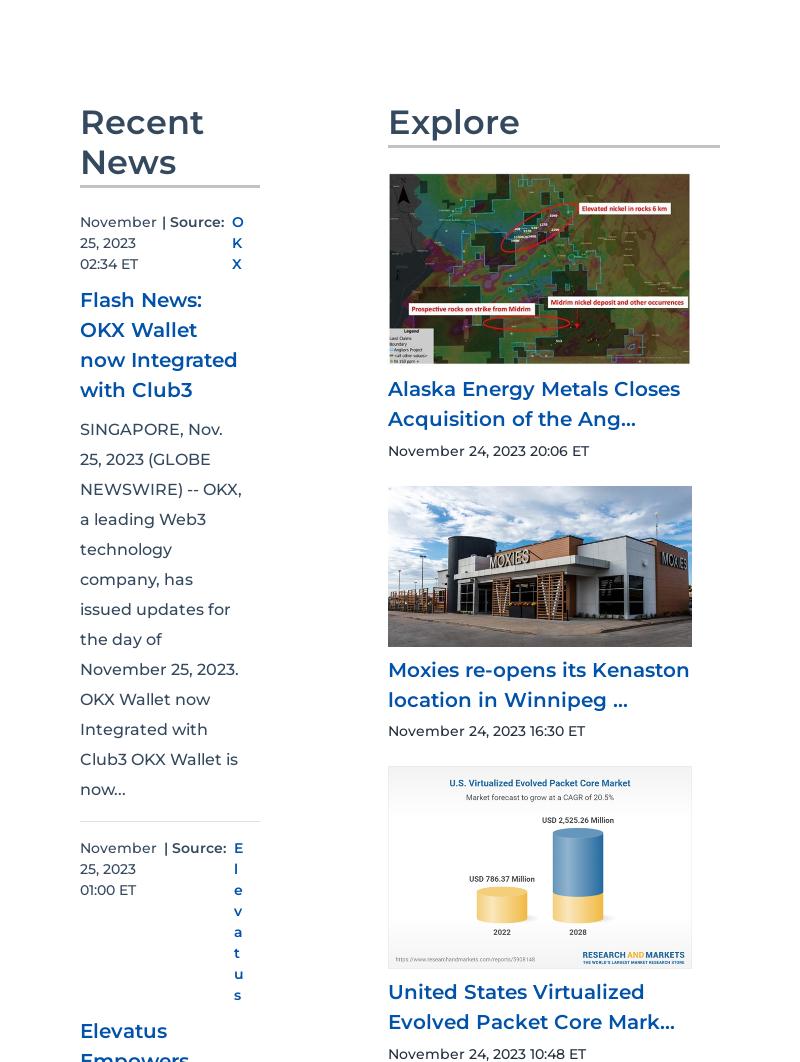  What do you see at coordinates (158, 344) in the screenshot?
I see `'Flash News: OKX Wallet now Integrated with Club3'` at bounding box center [158, 344].